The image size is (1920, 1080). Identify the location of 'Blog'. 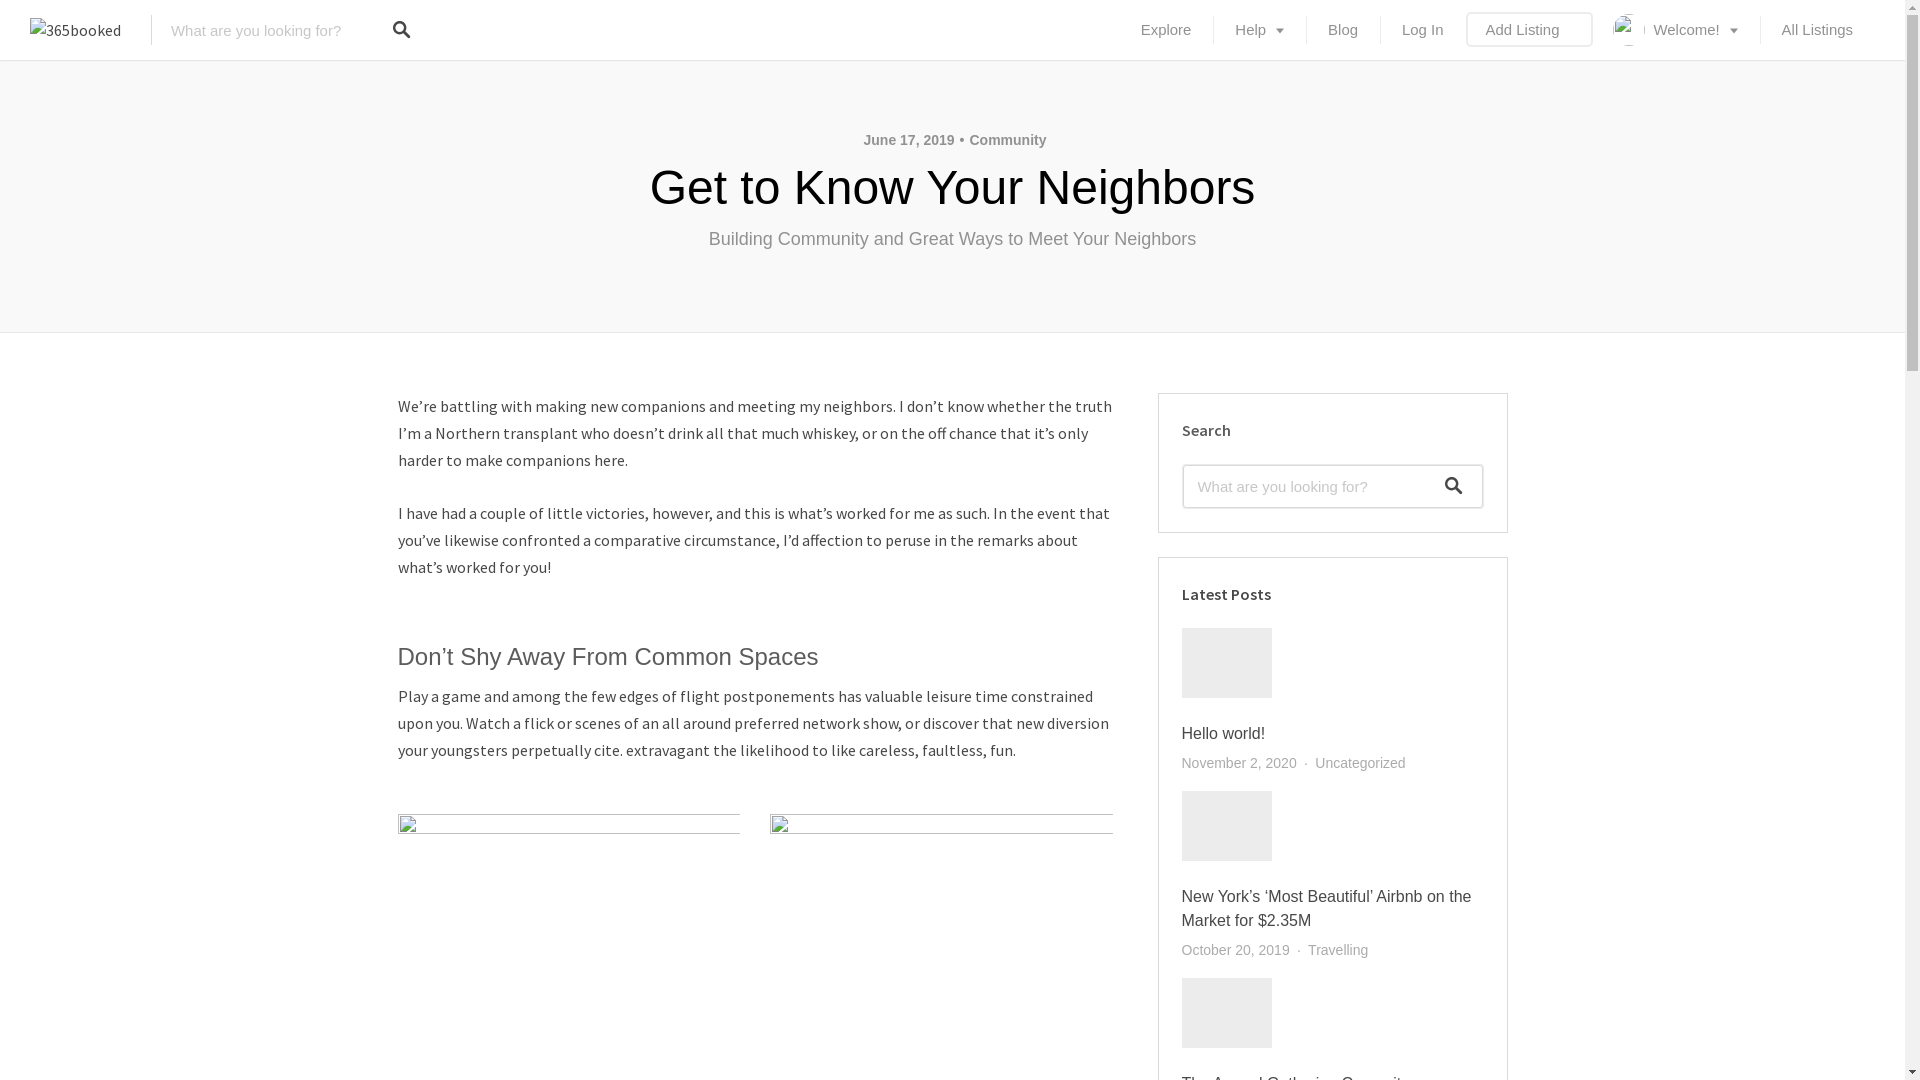
(1343, 30).